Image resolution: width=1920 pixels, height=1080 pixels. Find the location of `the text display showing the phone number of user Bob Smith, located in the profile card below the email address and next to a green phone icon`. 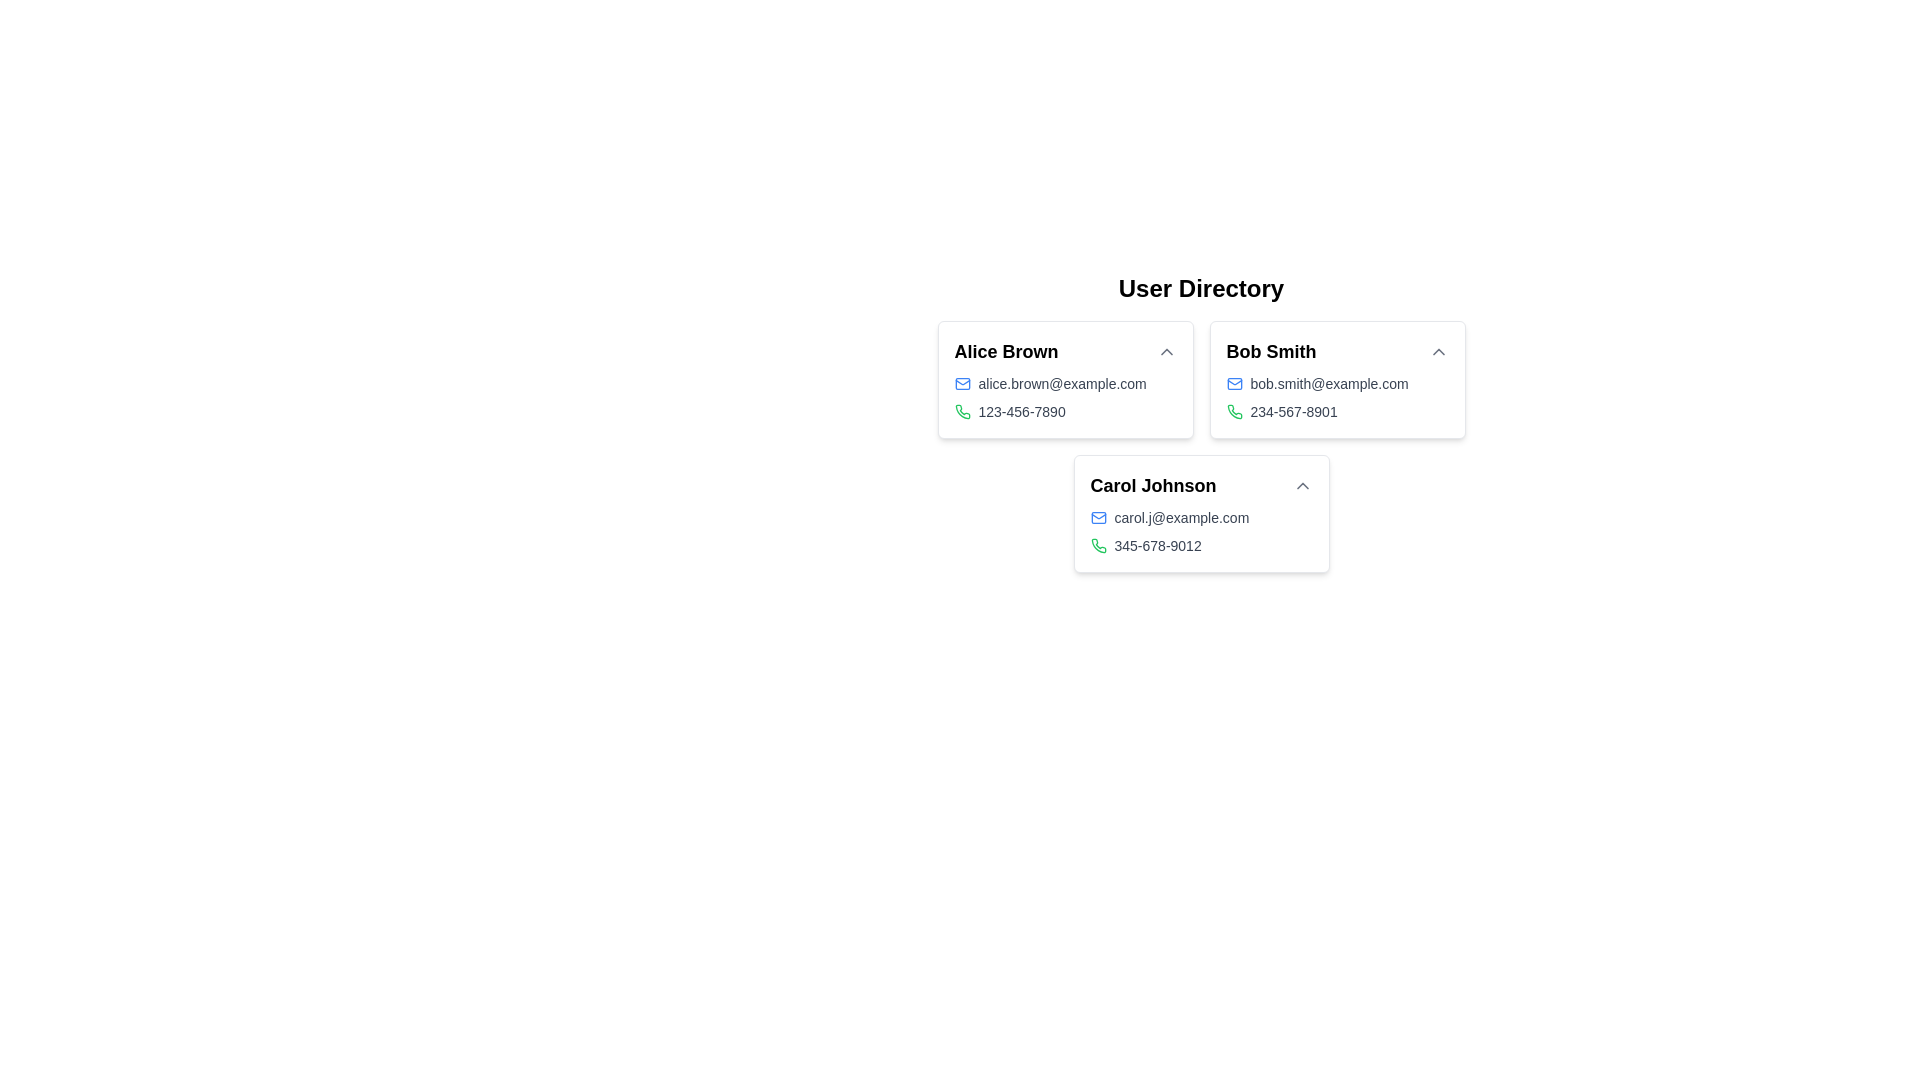

the text display showing the phone number of user Bob Smith, located in the profile card below the email address and next to a green phone icon is located at coordinates (1294, 411).